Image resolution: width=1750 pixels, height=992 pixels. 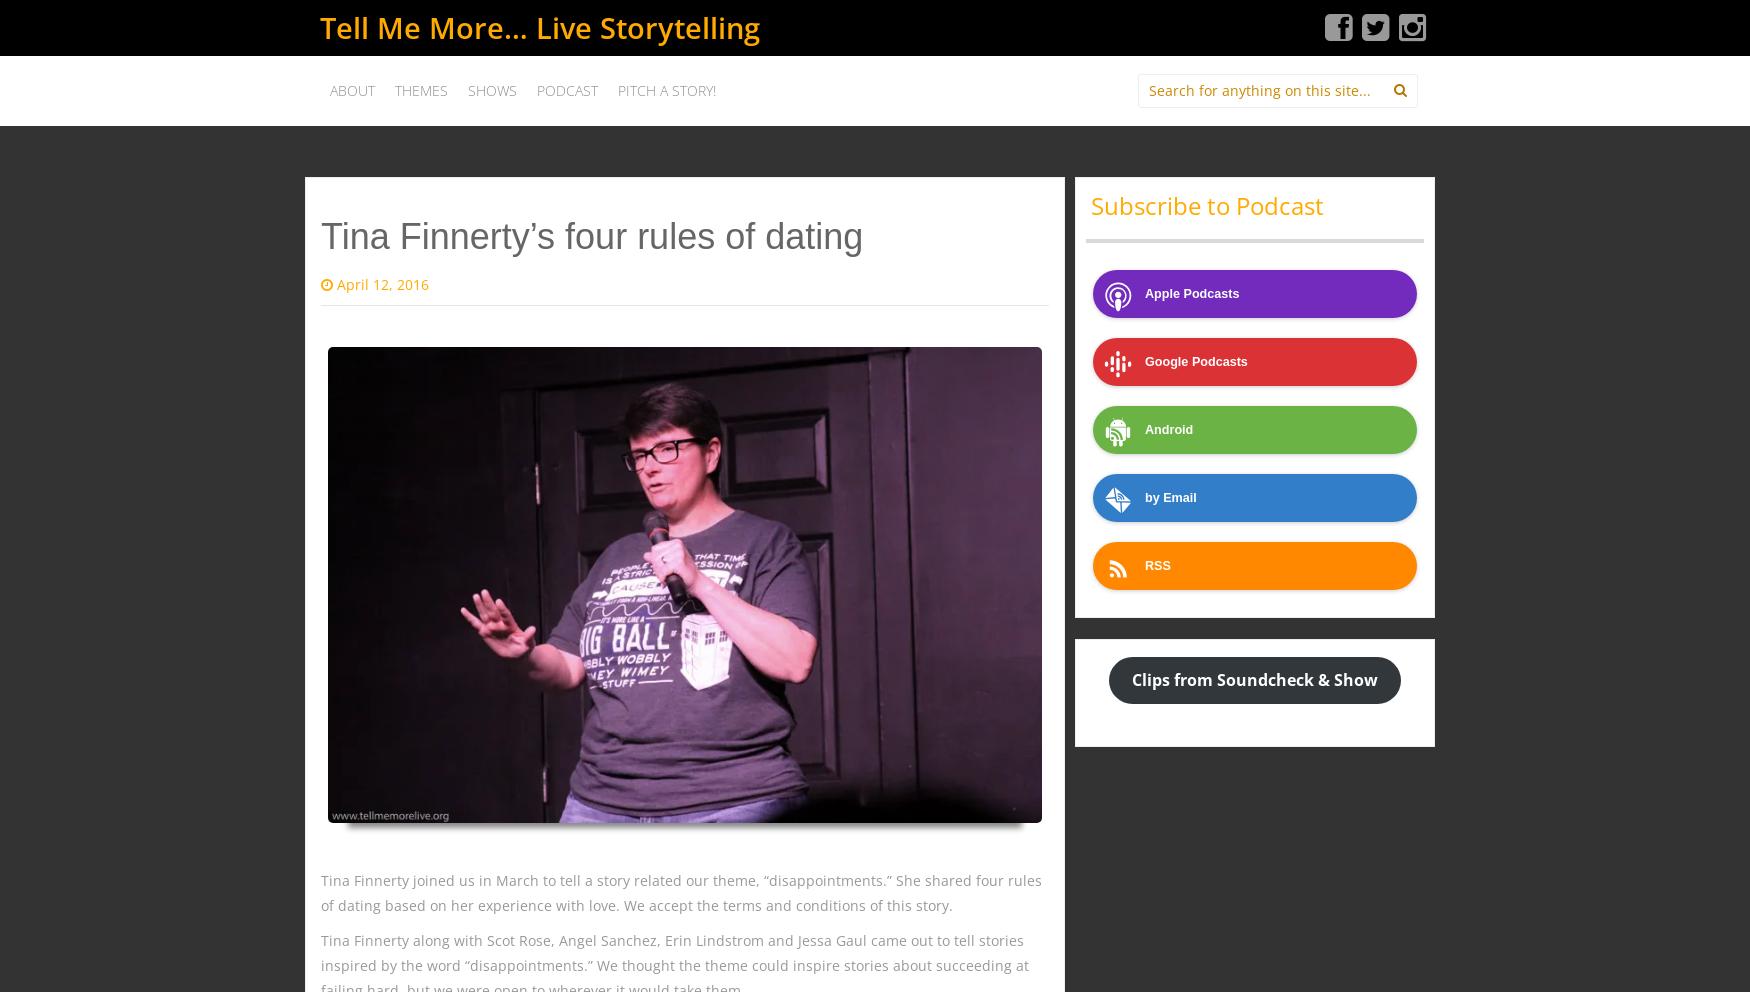 I want to click on 'Subscribe to Podcast', so click(x=1207, y=203).